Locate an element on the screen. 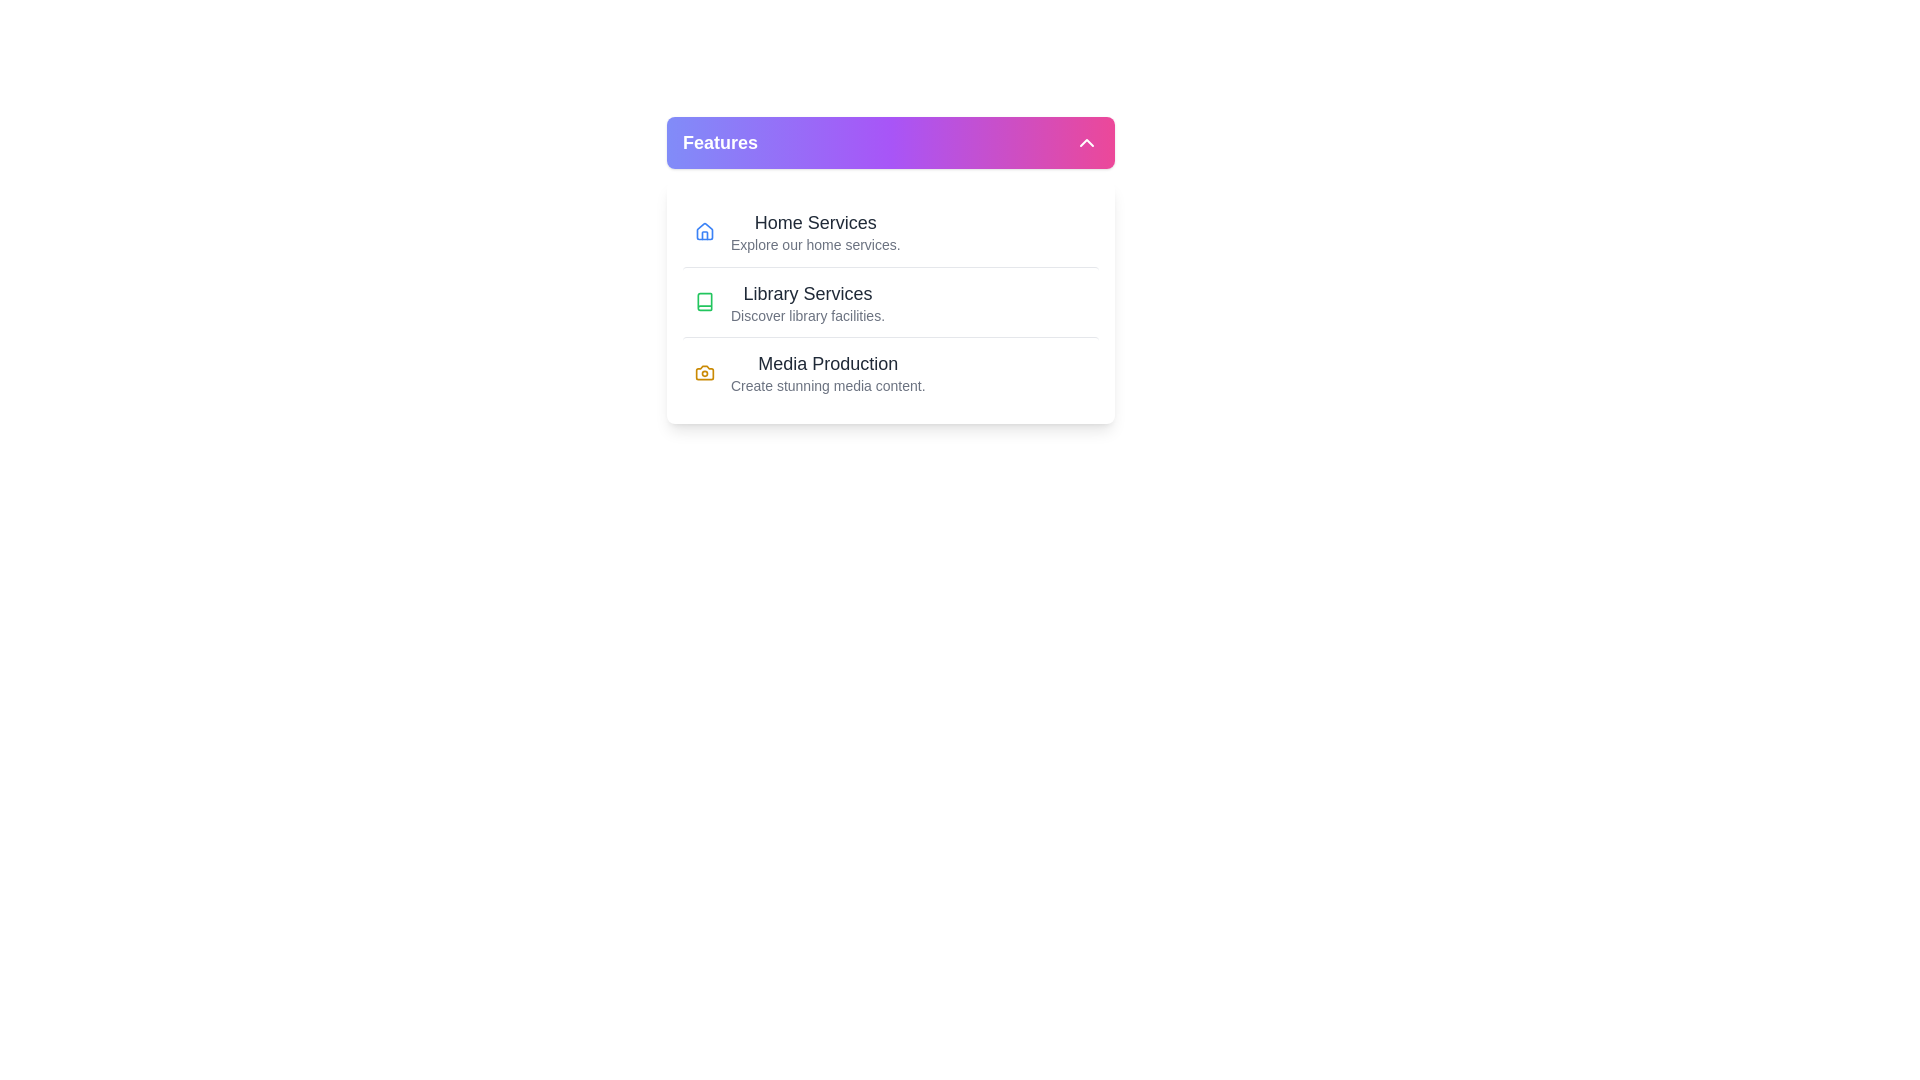 The image size is (1920, 1080). the 'Media Production' section, which features a bold title and a yellow camera icon is located at coordinates (890, 371).